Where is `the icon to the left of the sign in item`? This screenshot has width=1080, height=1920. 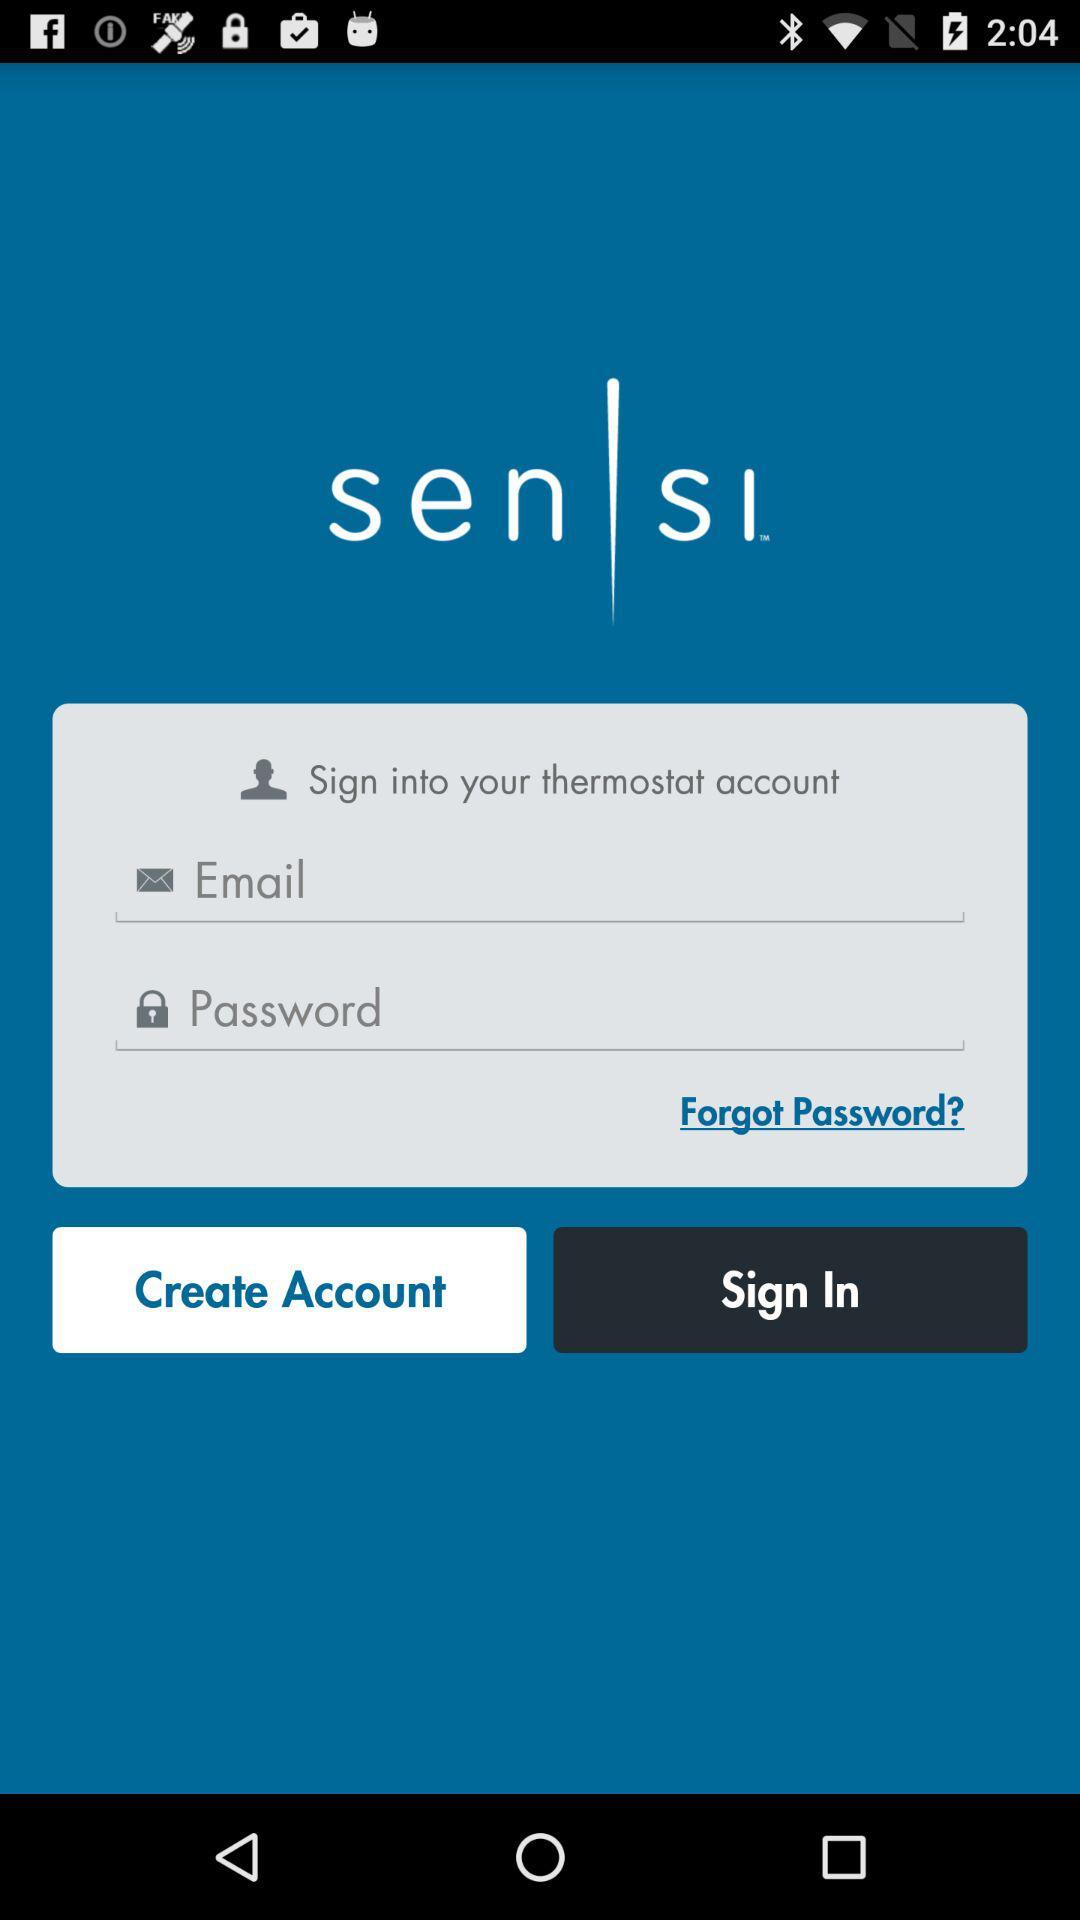 the icon to the left of the sign in item is located at coordinates (289, 1290).